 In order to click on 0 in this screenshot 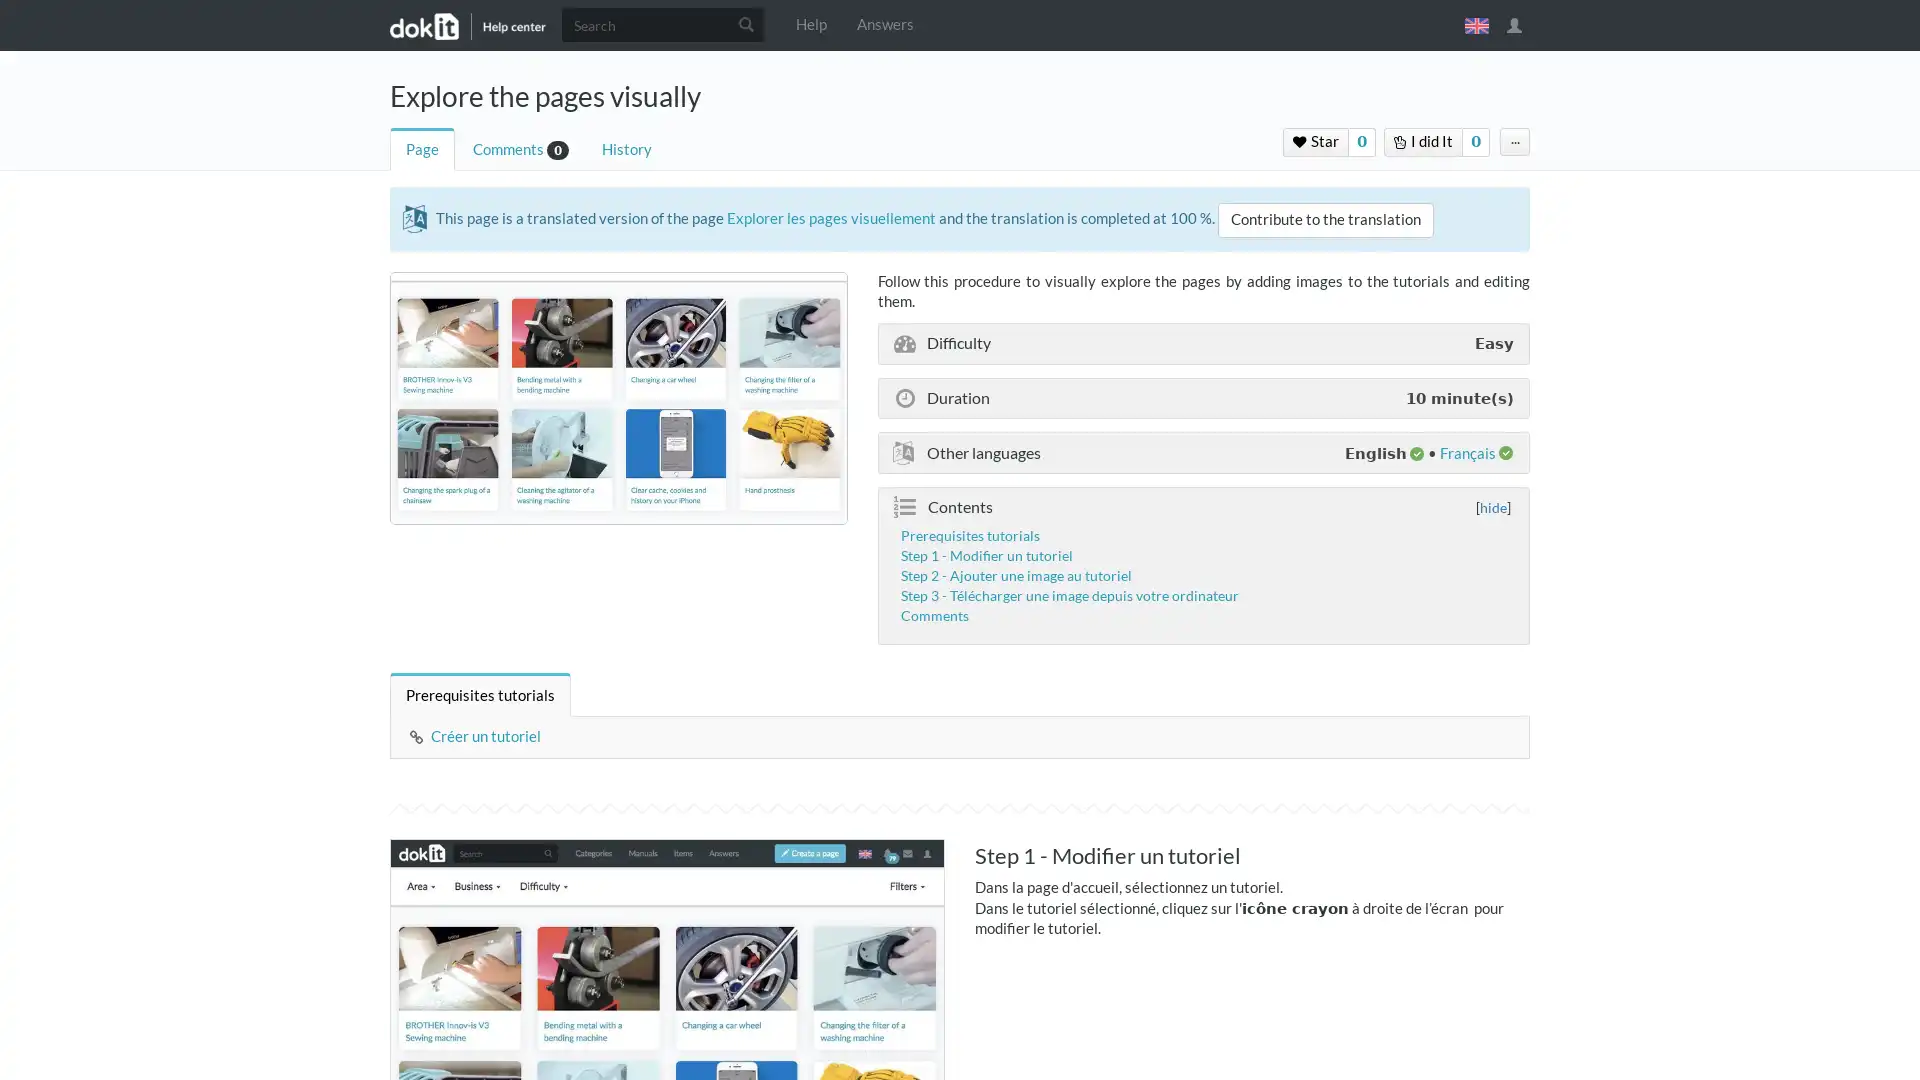, I will do `click(1476, 141)`.